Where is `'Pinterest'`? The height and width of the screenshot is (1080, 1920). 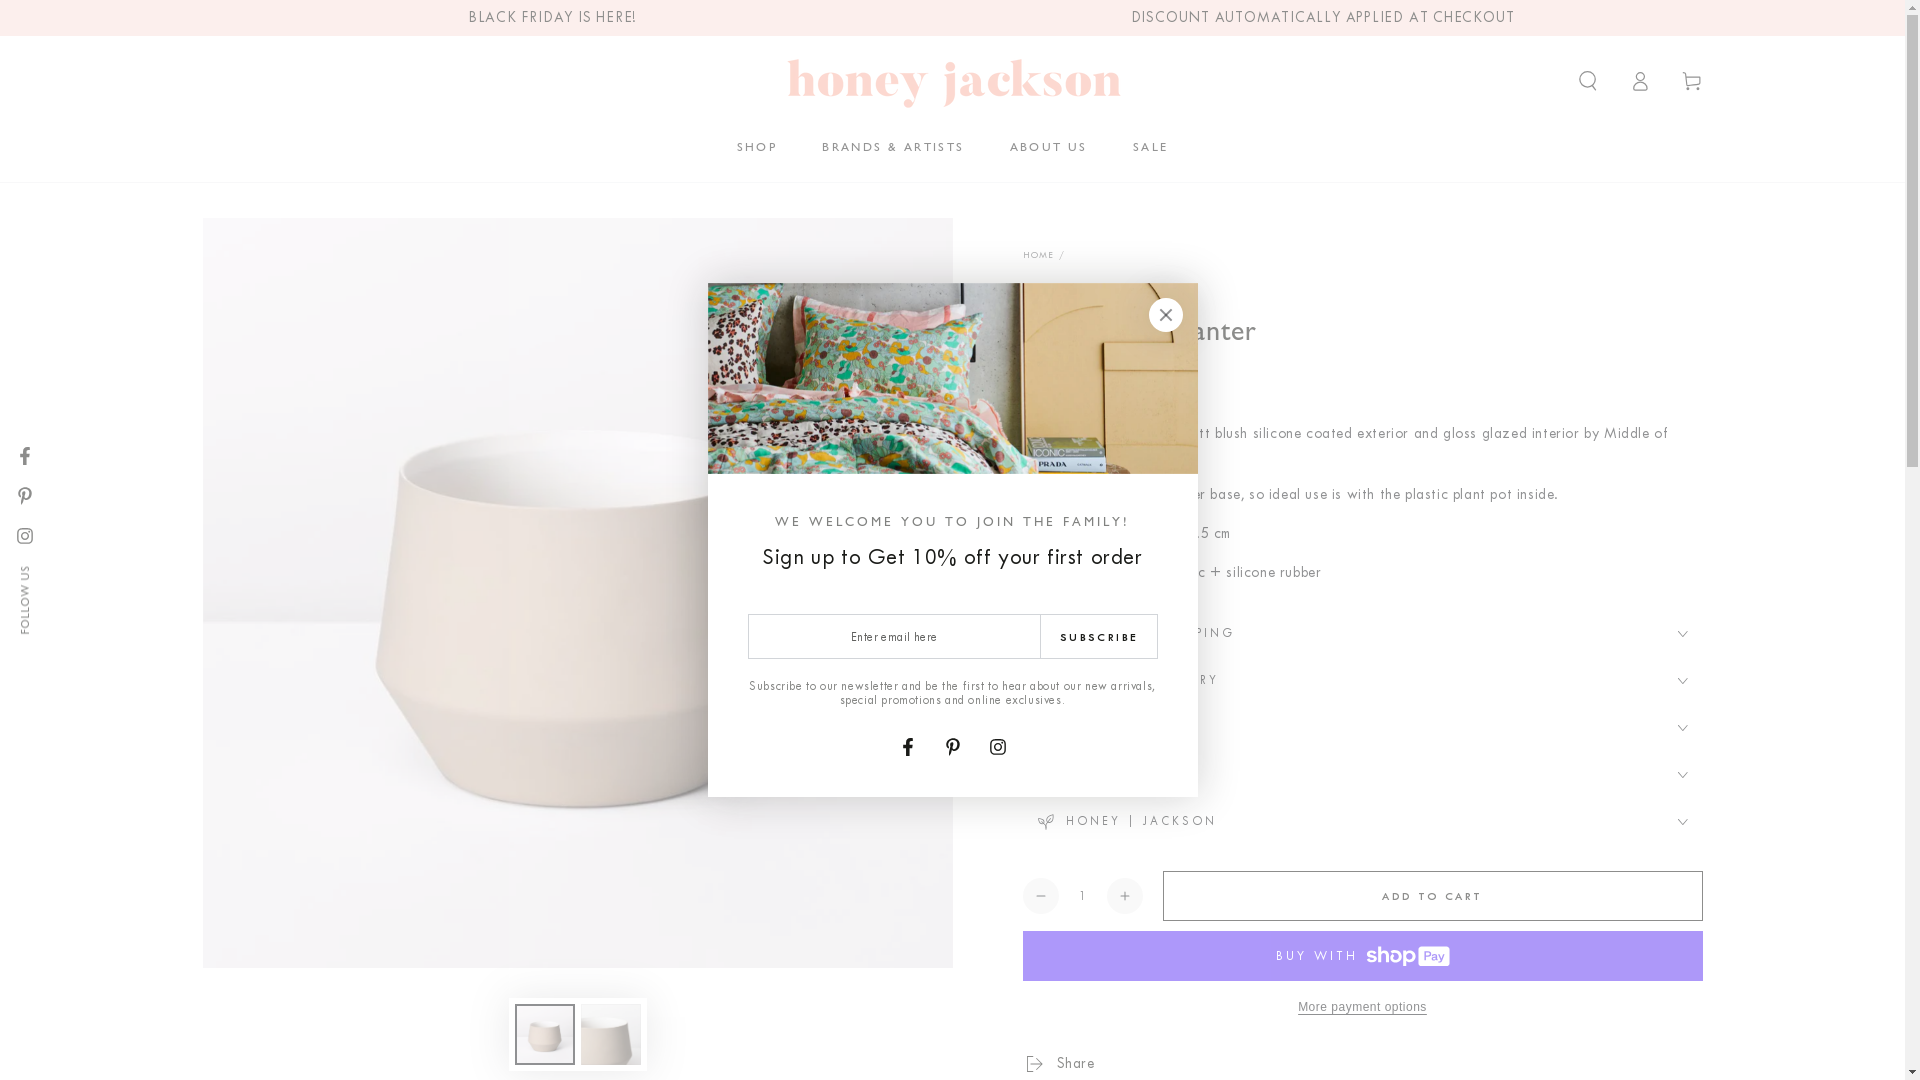
'Pinterest' is located at coordinates (950, 747).